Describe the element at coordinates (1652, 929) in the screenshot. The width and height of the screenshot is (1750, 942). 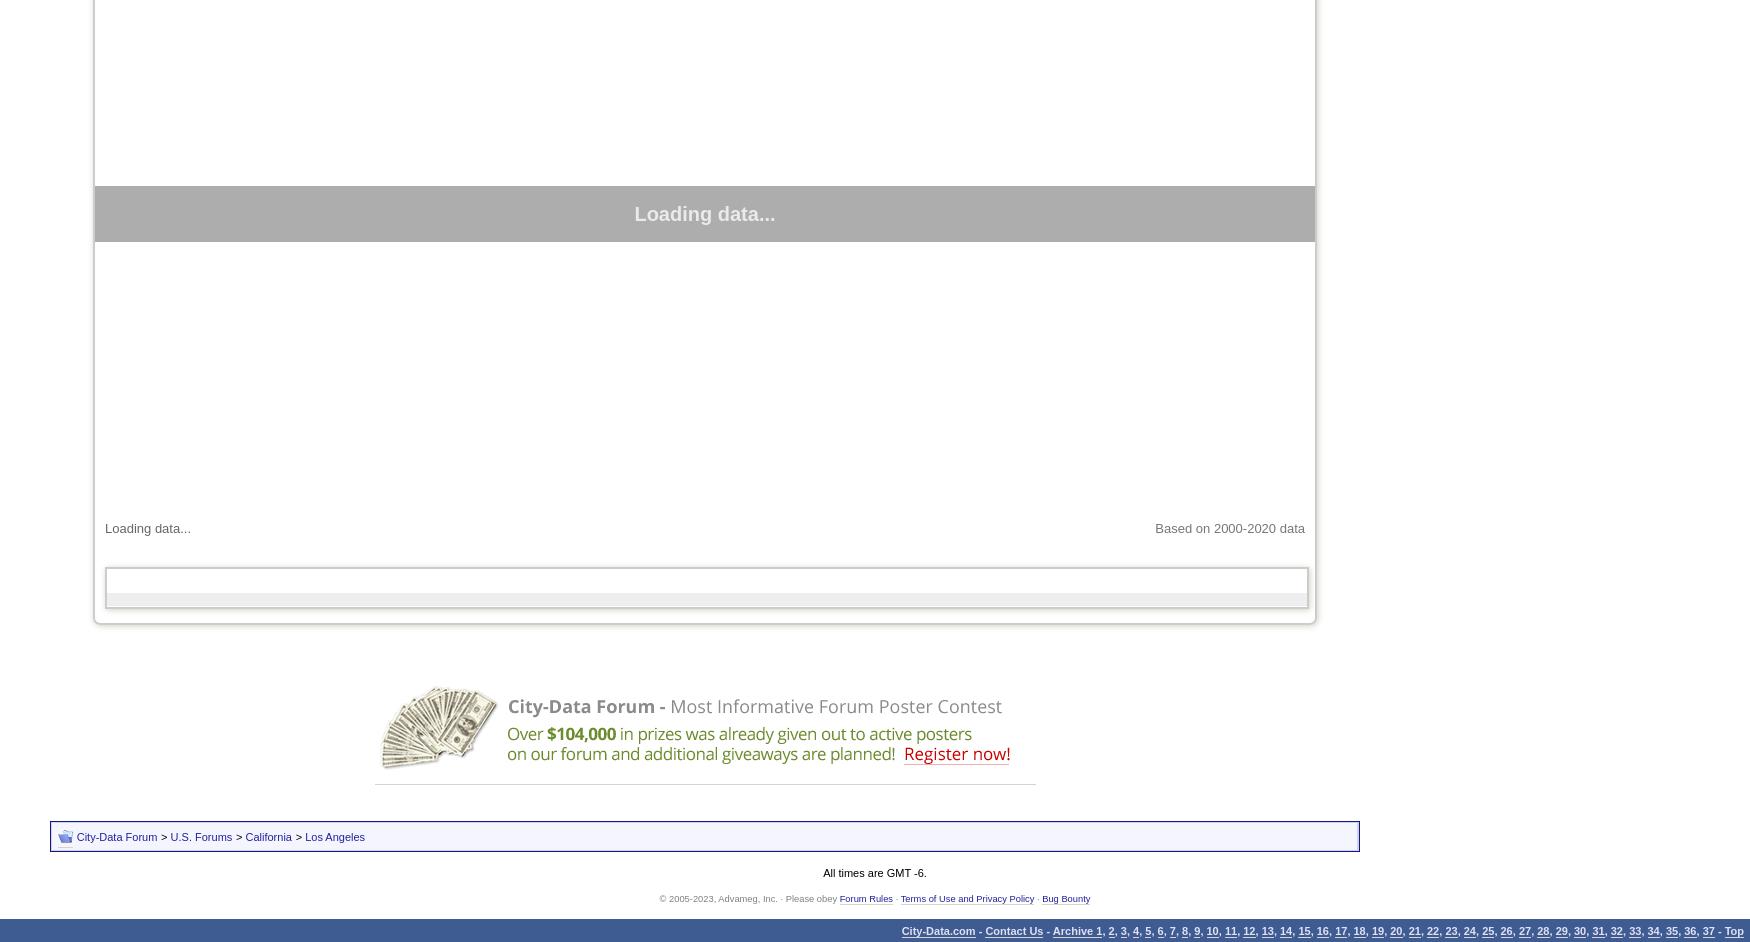
I see `'34'` at that location.